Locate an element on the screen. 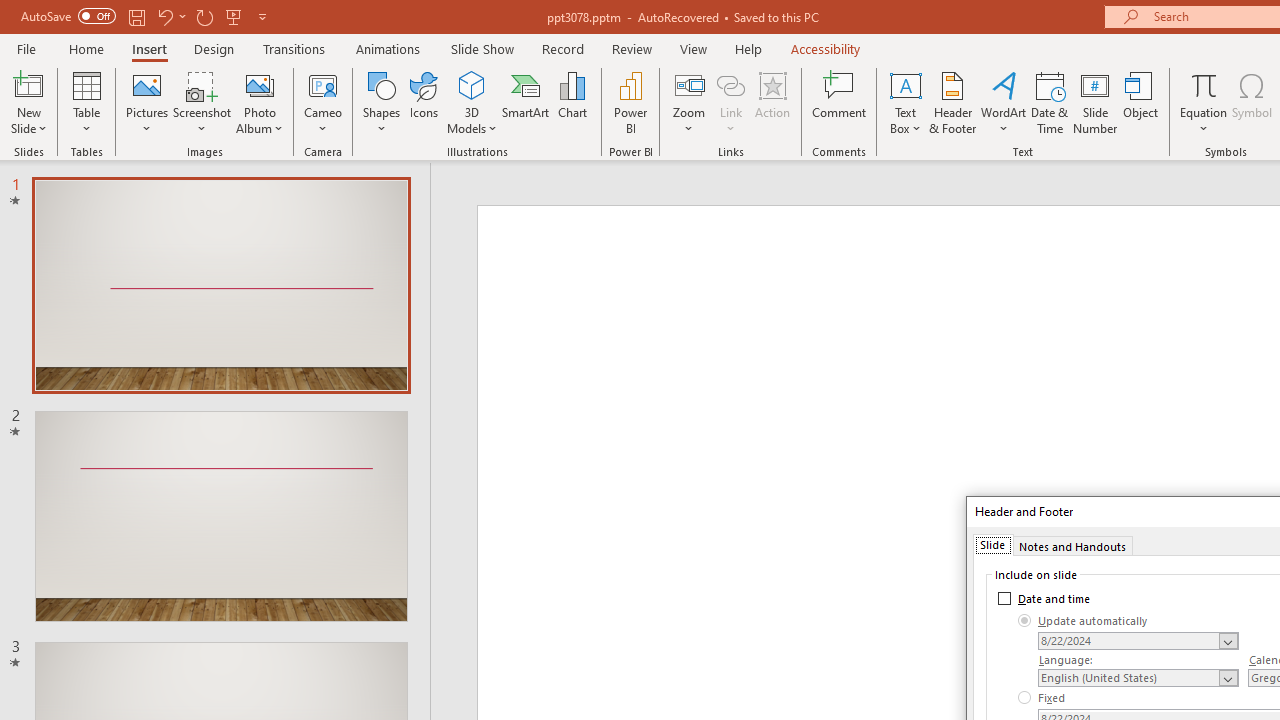 The image size is (1280, 720). 'Language' is located at coordinates (1138, 676).